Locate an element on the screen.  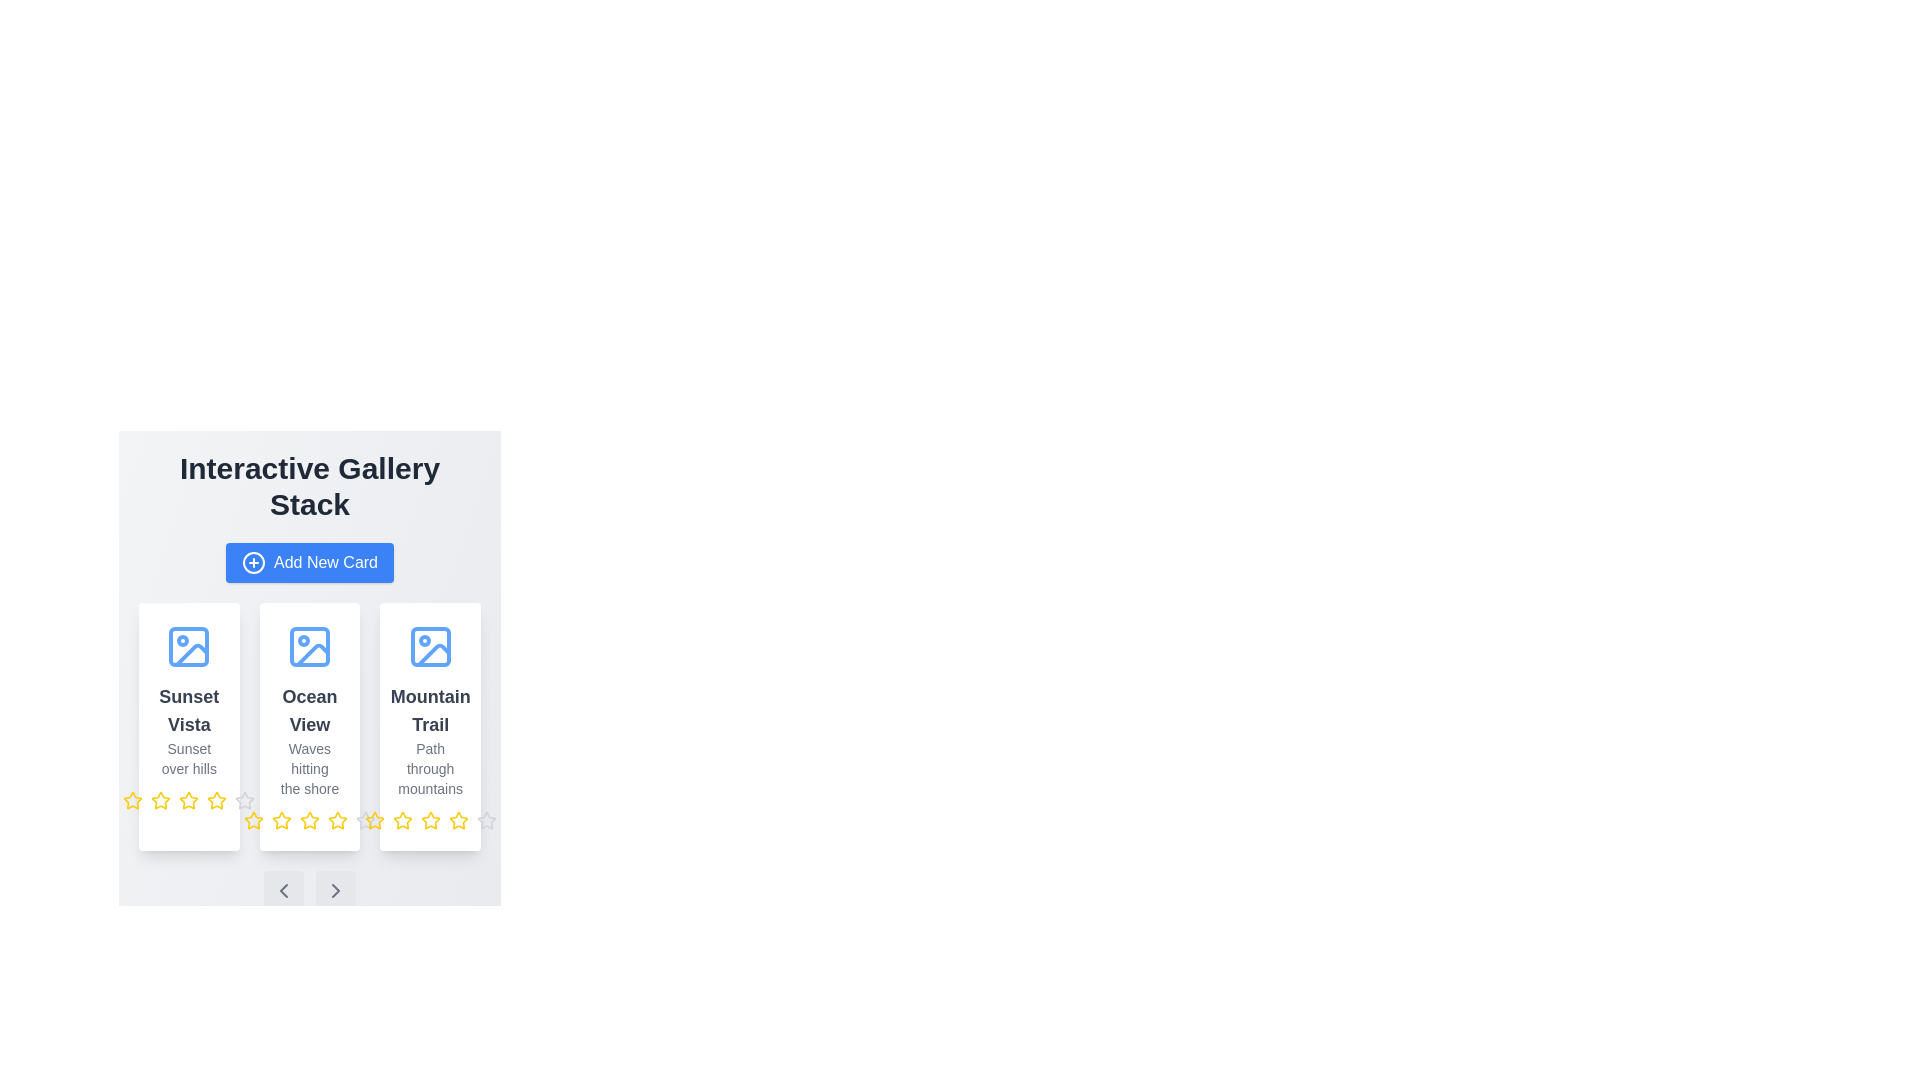
the static descriptive text element located under the 'Ocean View' title and above the star rating icons in the second card of the card group is located at coordinates (309, 767).